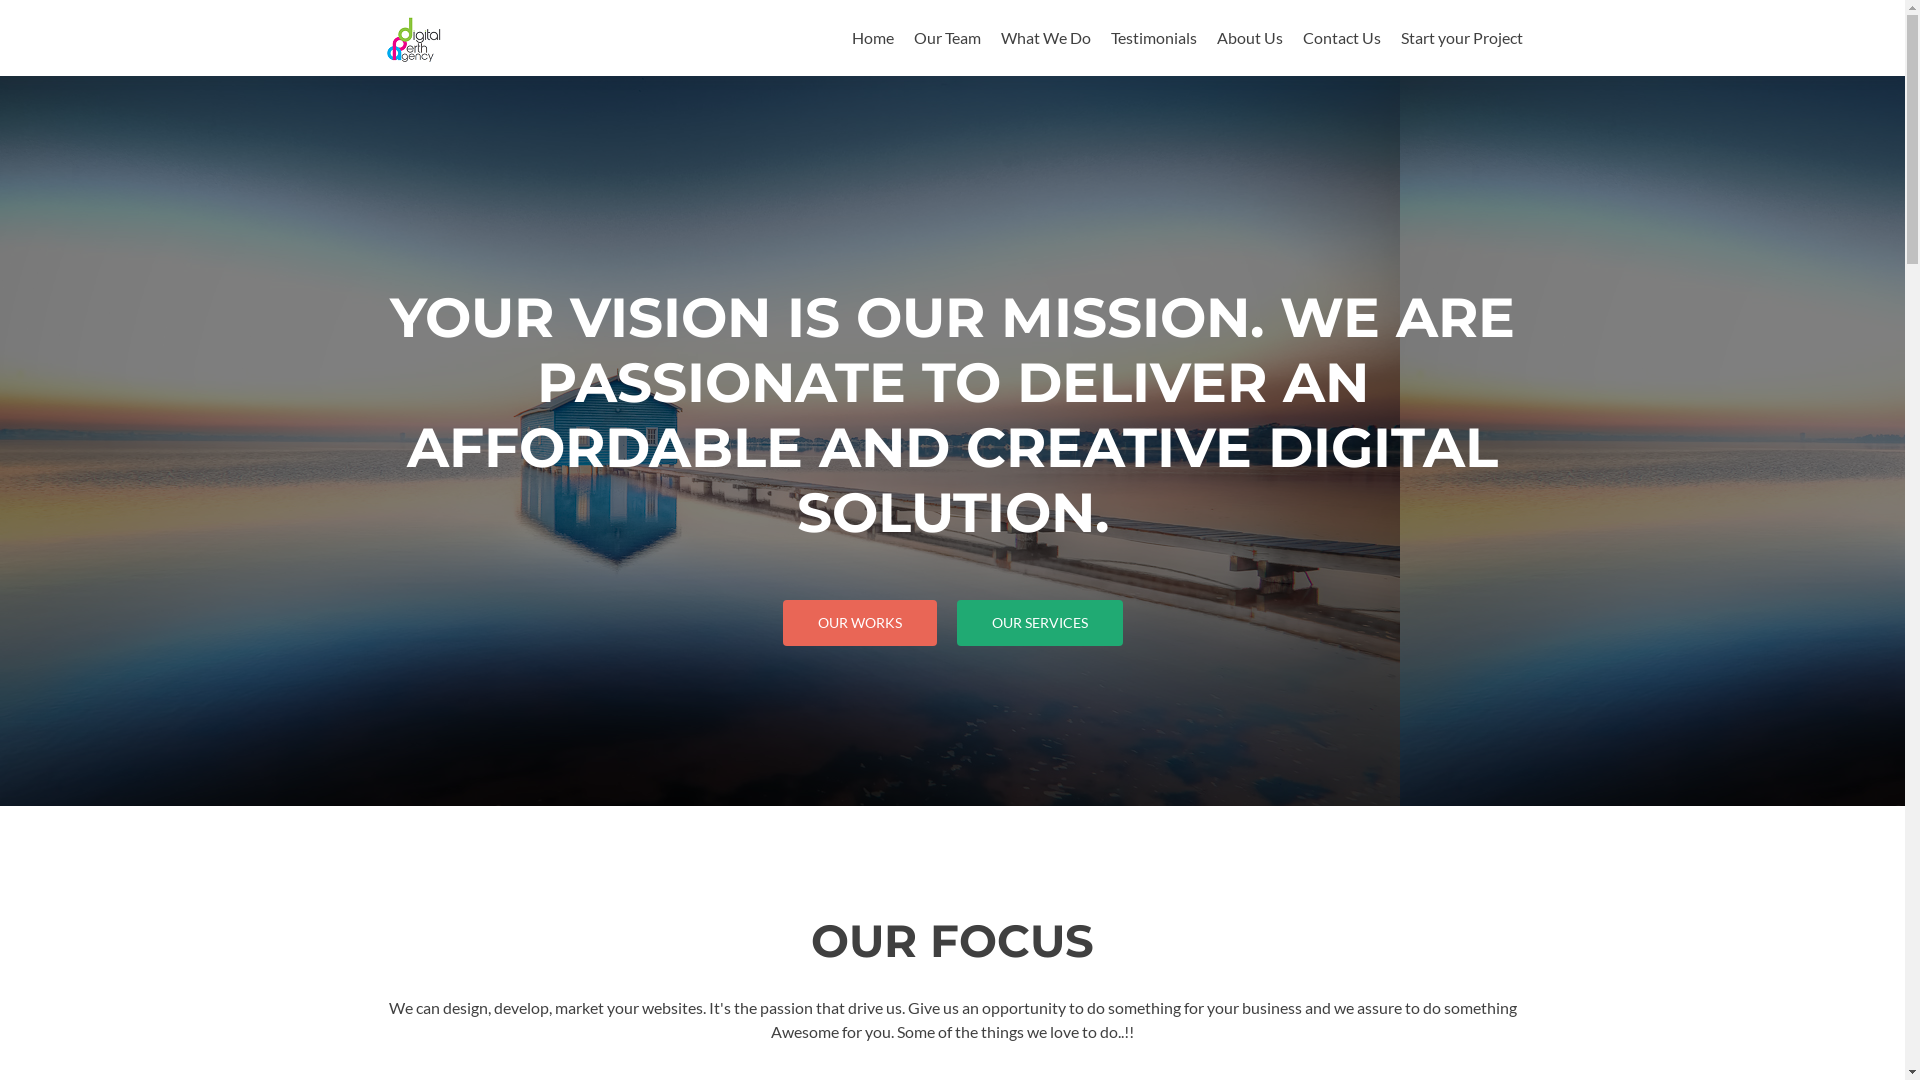  I want to click on 'OUR WORKS', so click(859, 622).